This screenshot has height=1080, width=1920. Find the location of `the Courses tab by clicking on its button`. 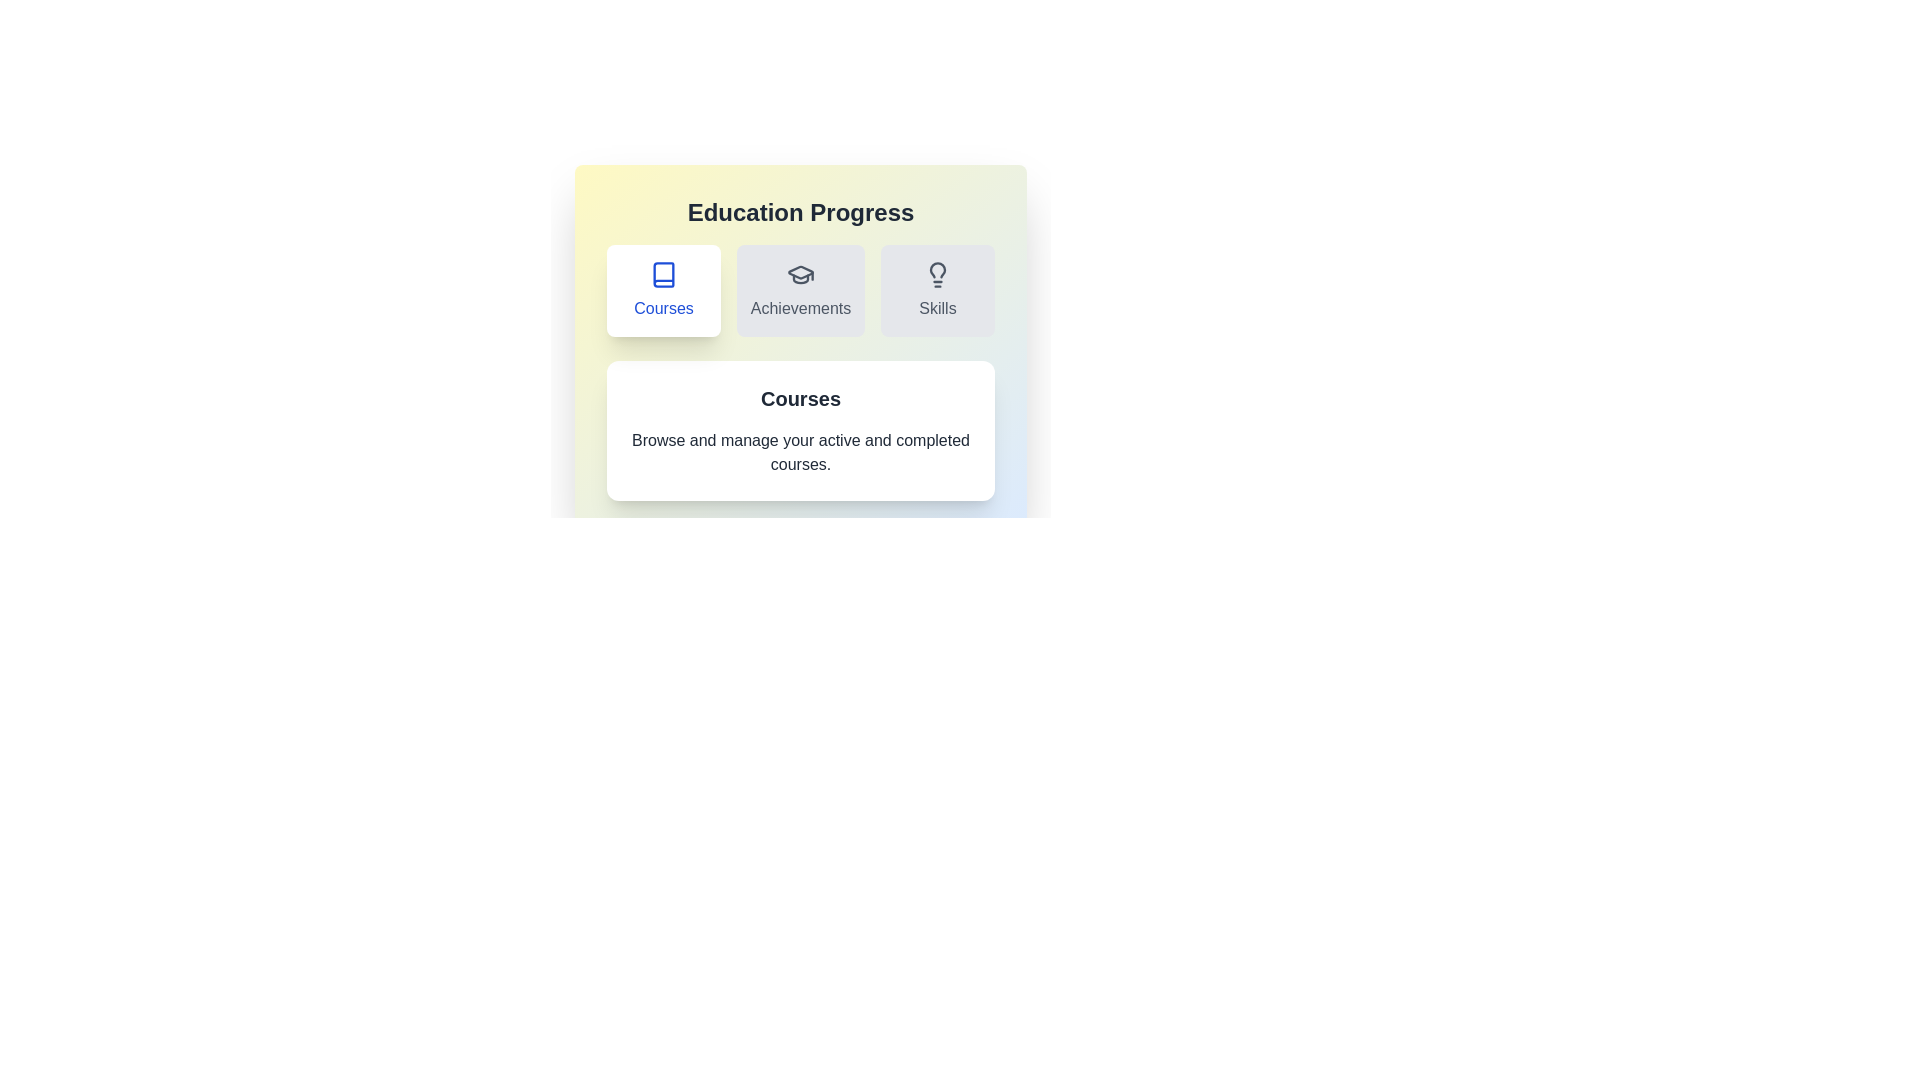

the Courses tab by clicking on its button is located at coordinates (663, 290).